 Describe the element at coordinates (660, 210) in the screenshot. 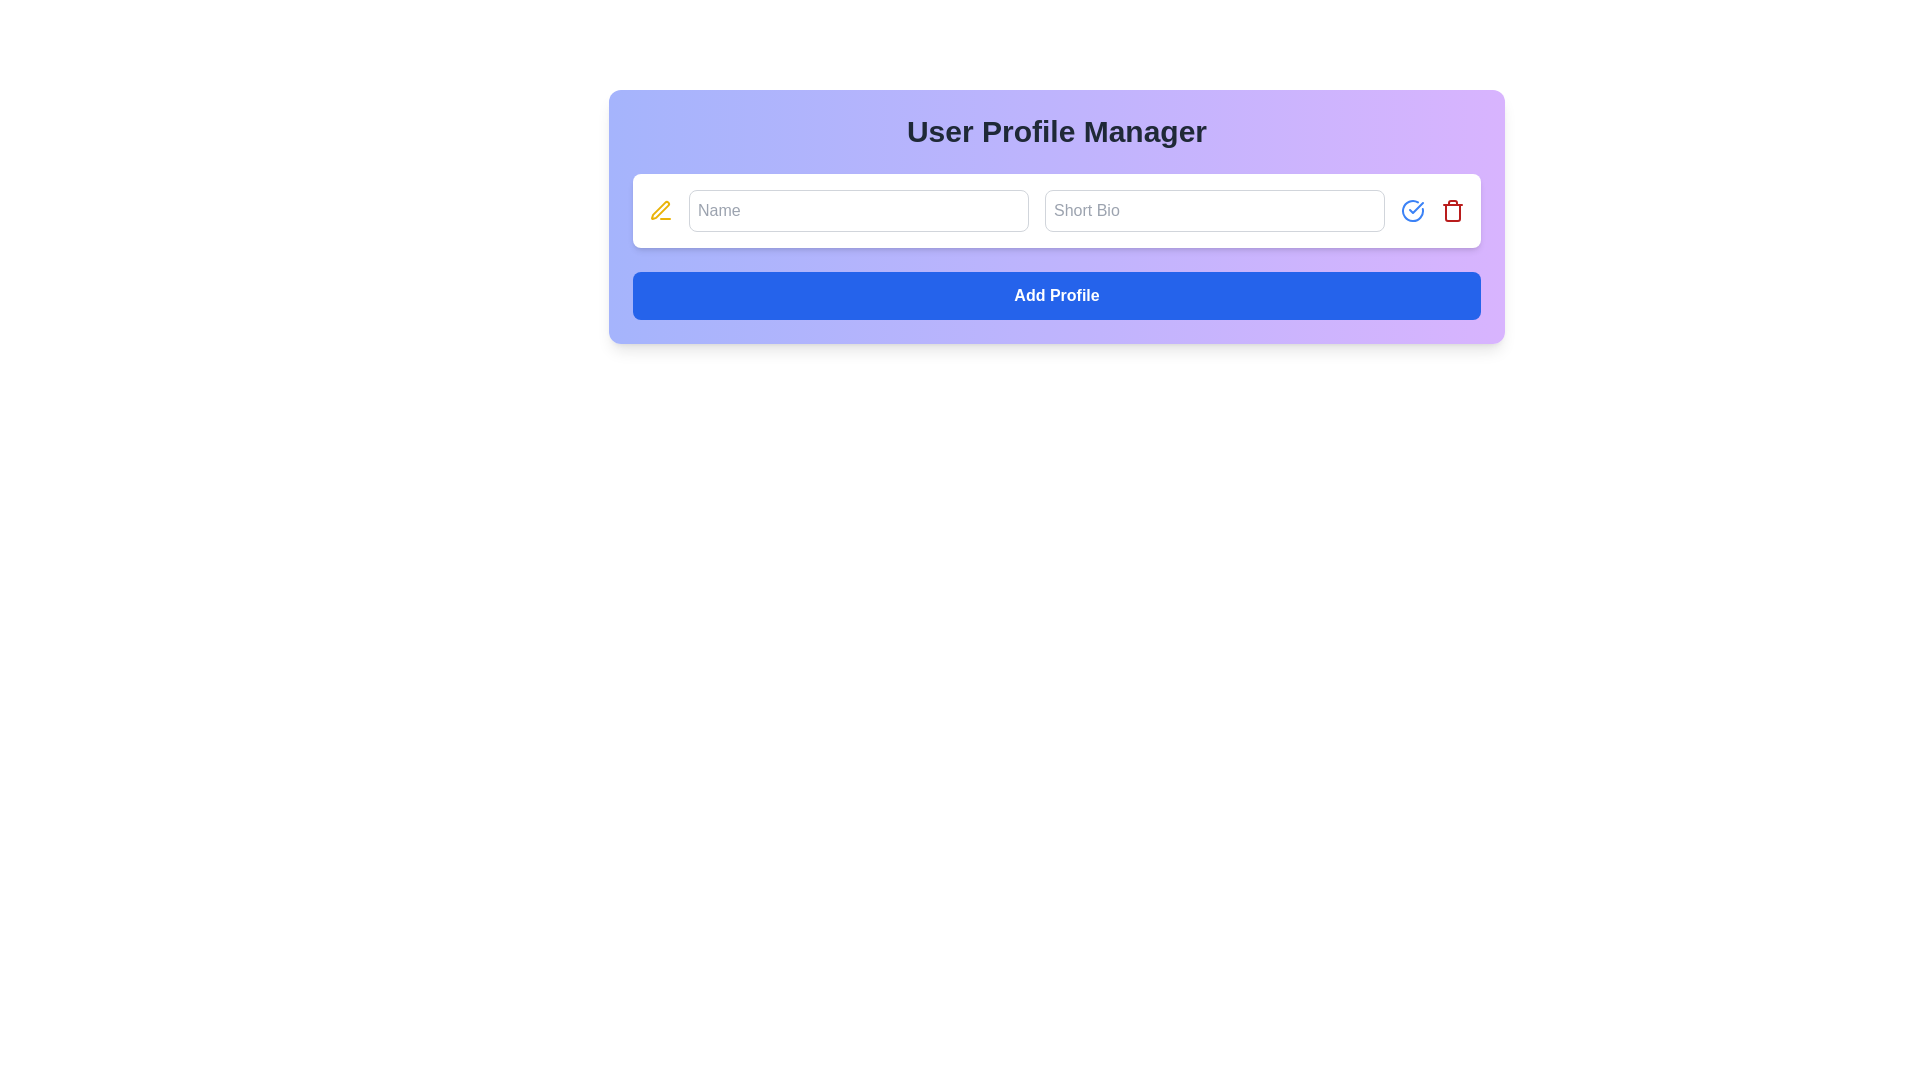

I see `the pen icon graphic, which is a decorative element to symbolize editing, located to the left of the 'Name' input field in the profile manager interface` at that location.